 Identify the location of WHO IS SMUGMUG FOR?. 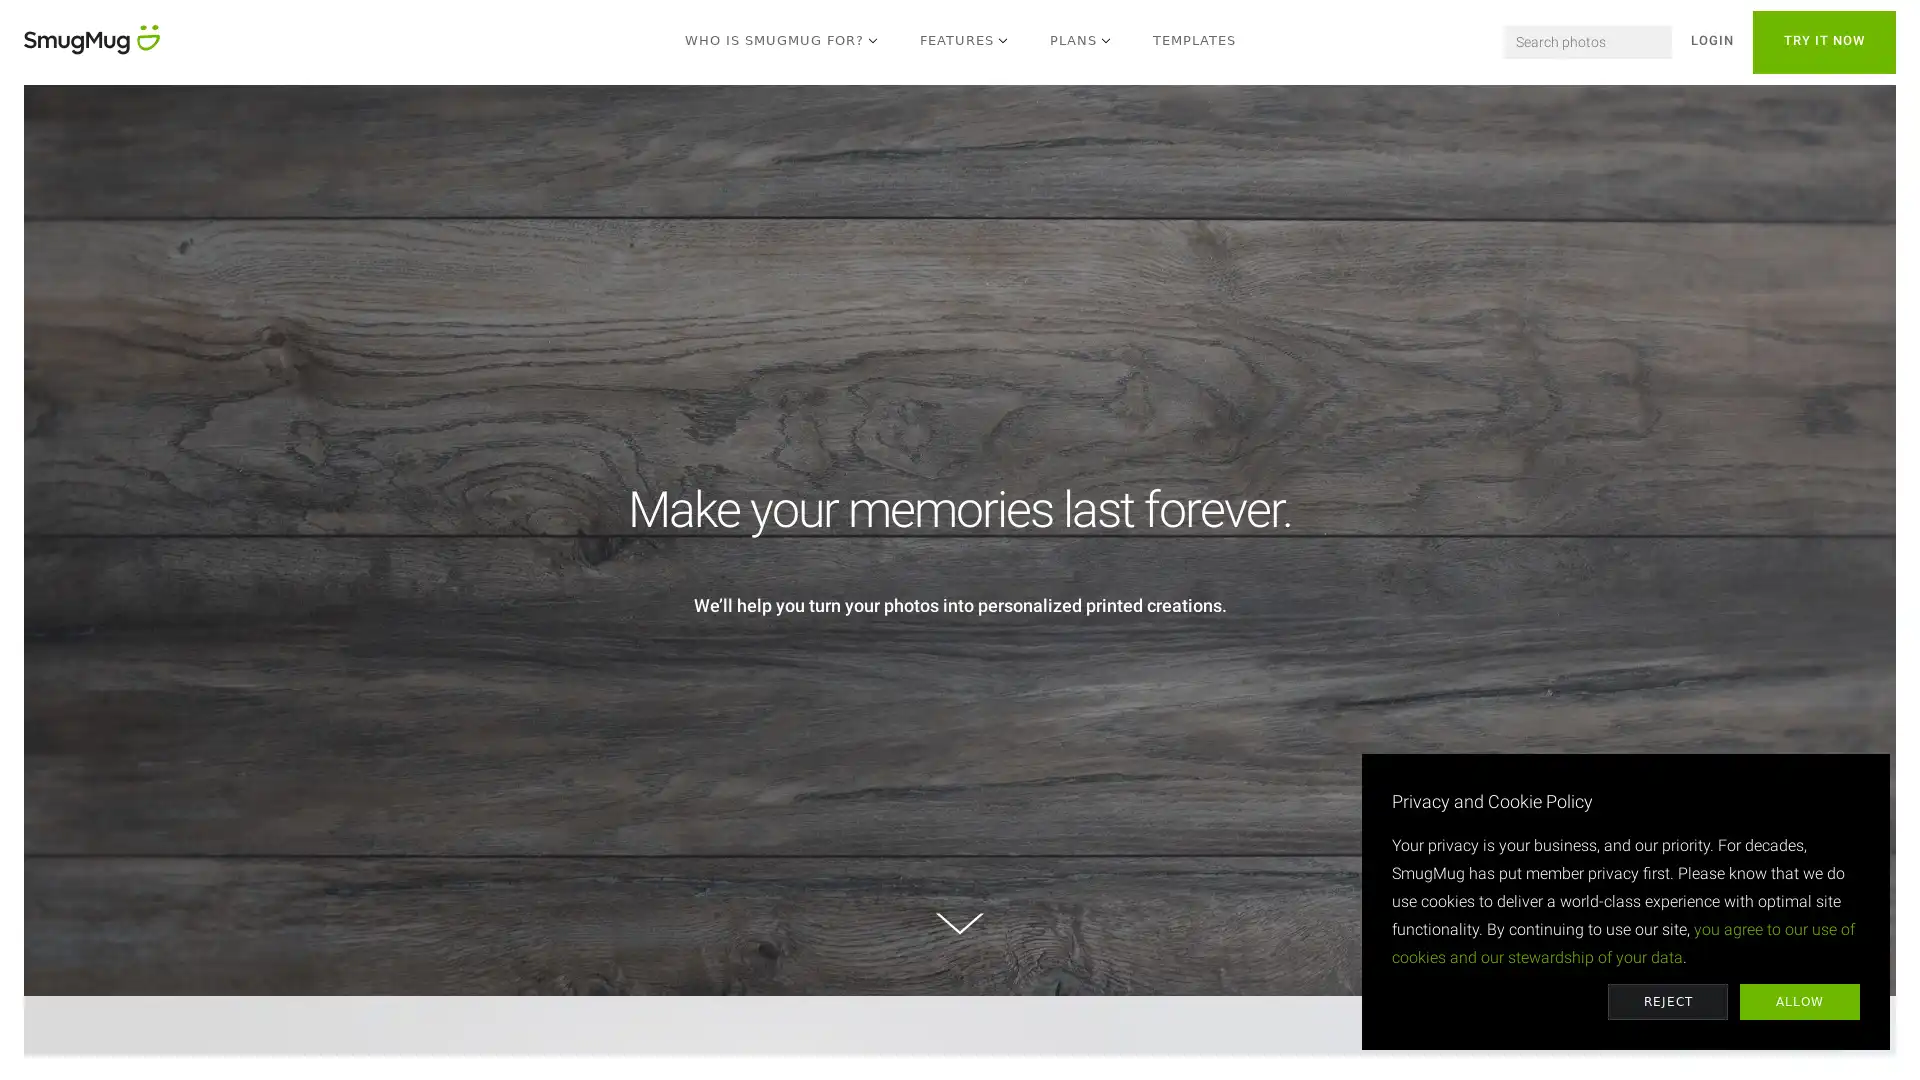
(781, 42).